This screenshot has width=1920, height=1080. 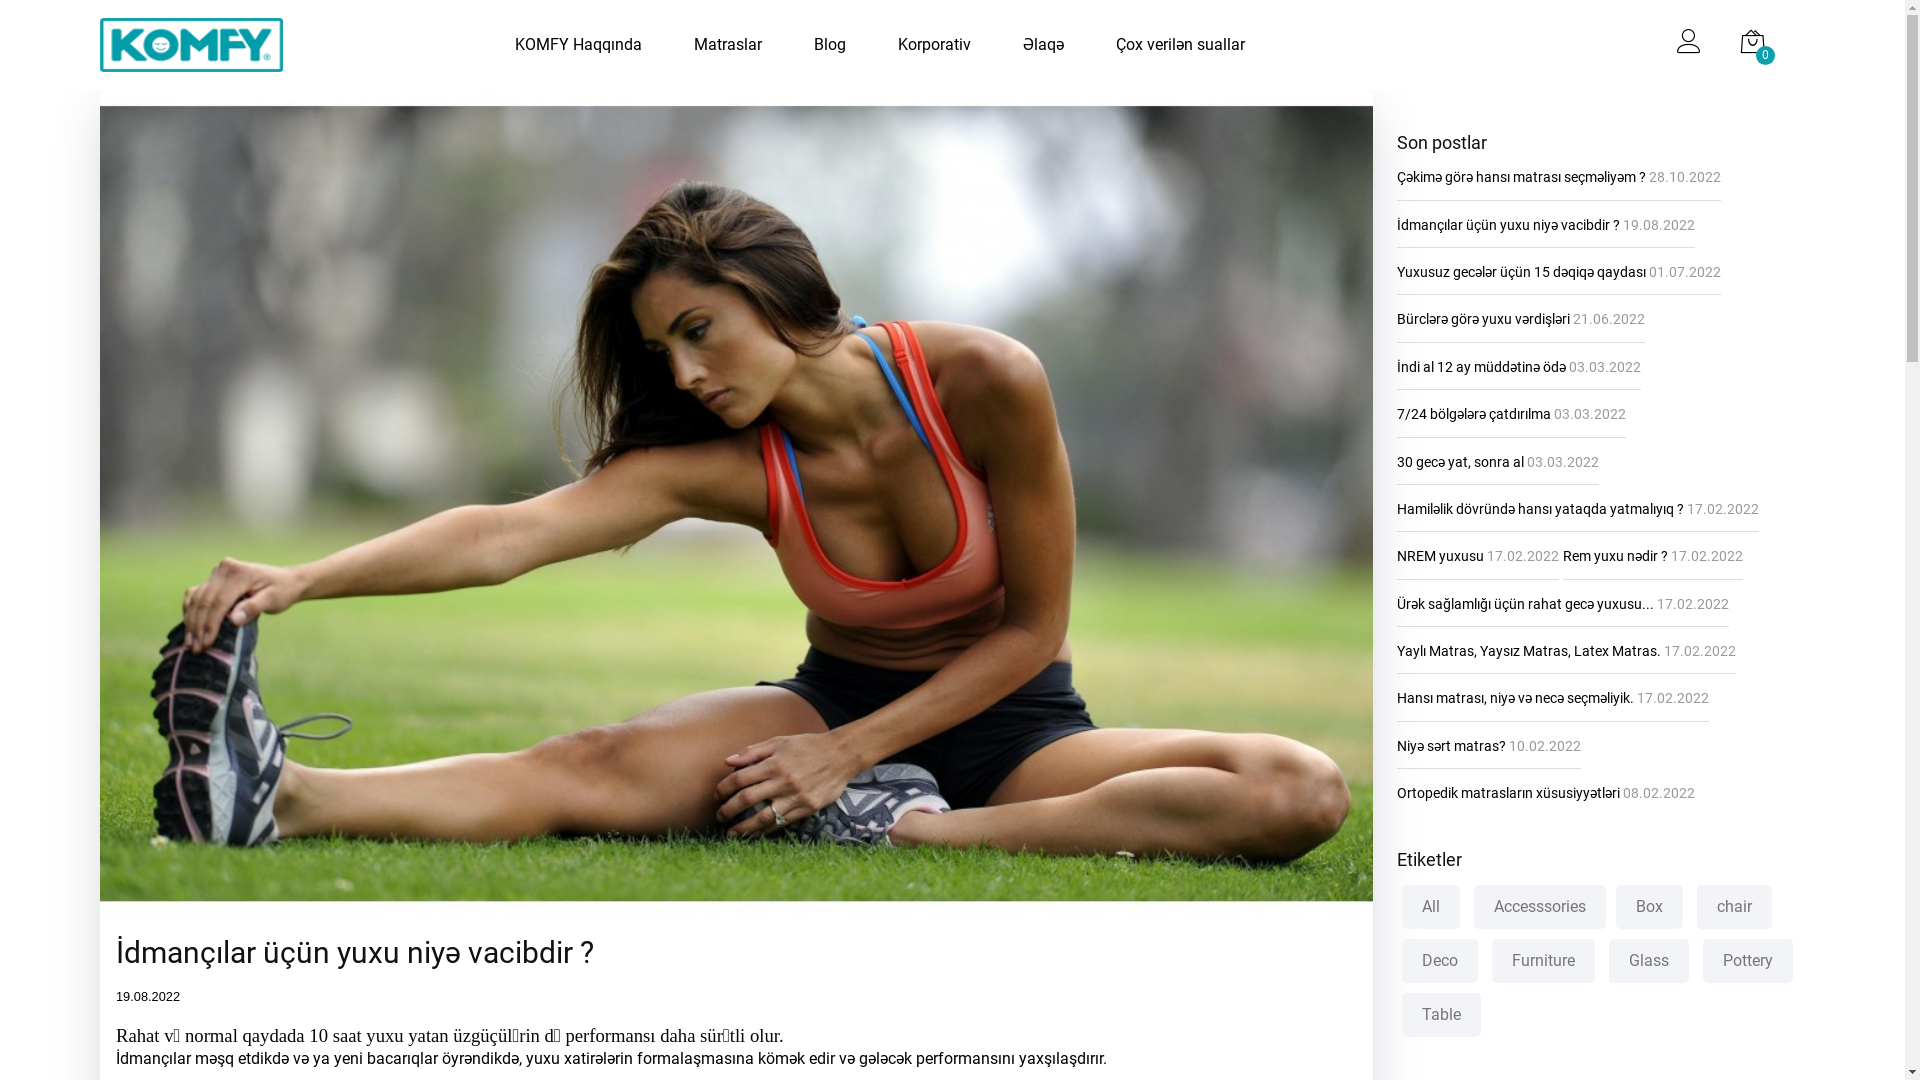 What do you see at coordinates (1649, 906) in the screenshot?
I see `'Box'` at bounding box center [1649, 906].